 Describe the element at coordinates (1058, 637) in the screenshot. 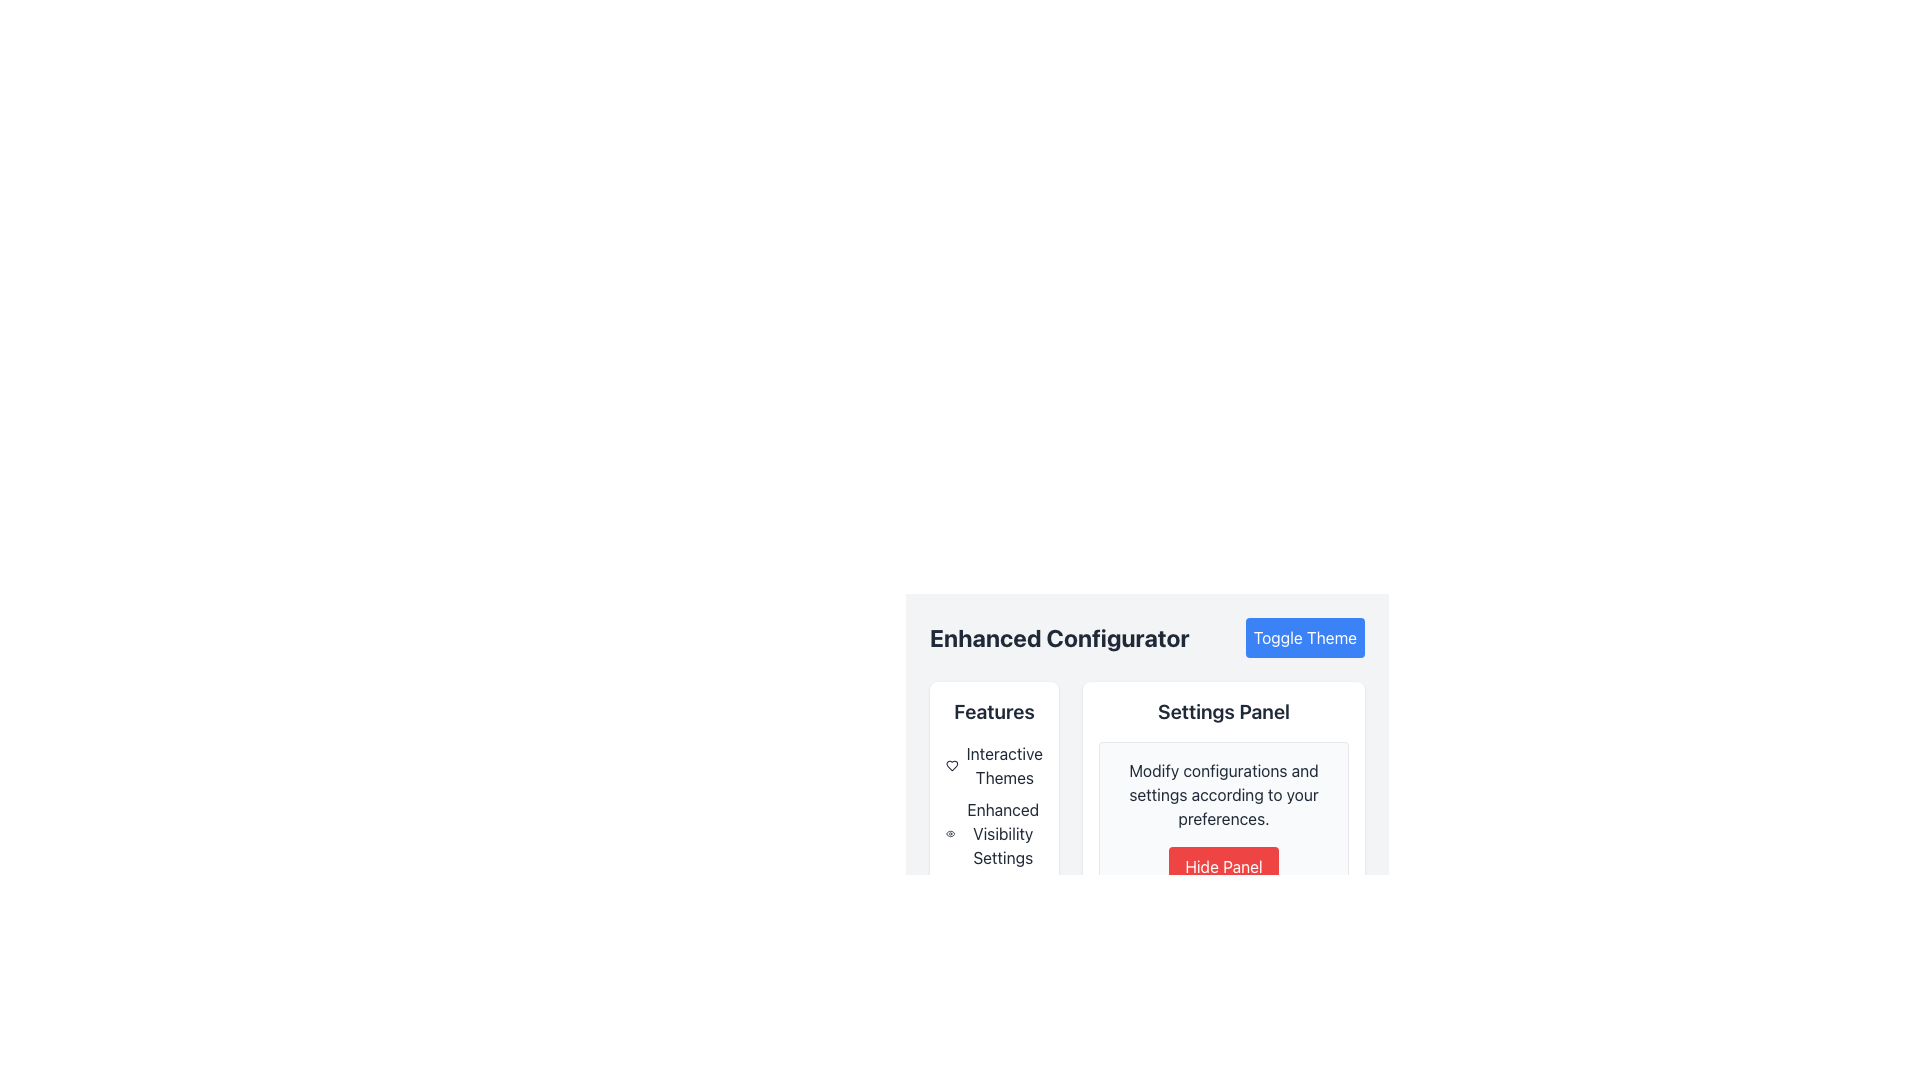

I see `the header text element that identifies the section's purpose, located at the top-center of the interface, slightly towards the top-left quadrant` at that location.